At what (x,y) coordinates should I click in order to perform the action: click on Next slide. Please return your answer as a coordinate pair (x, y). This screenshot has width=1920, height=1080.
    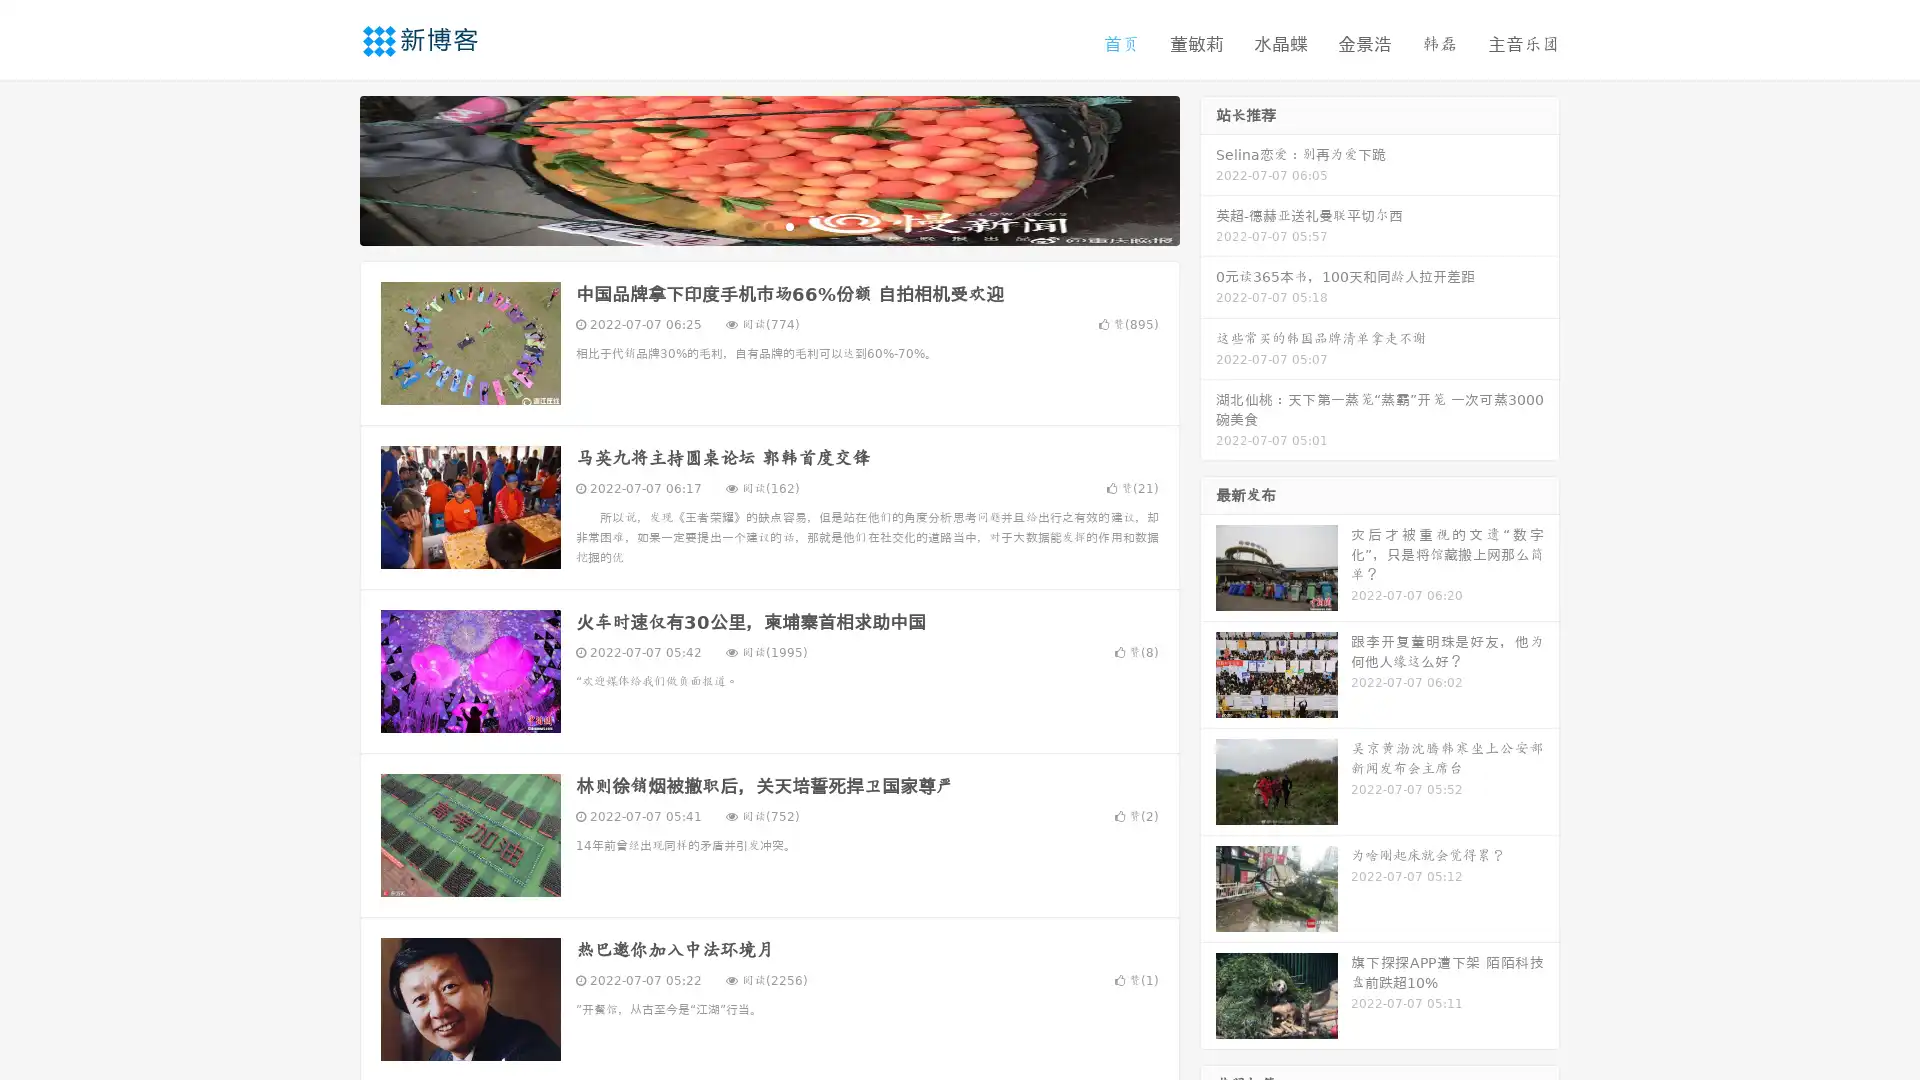
    Looking at the image, I should click on (1208, 168).